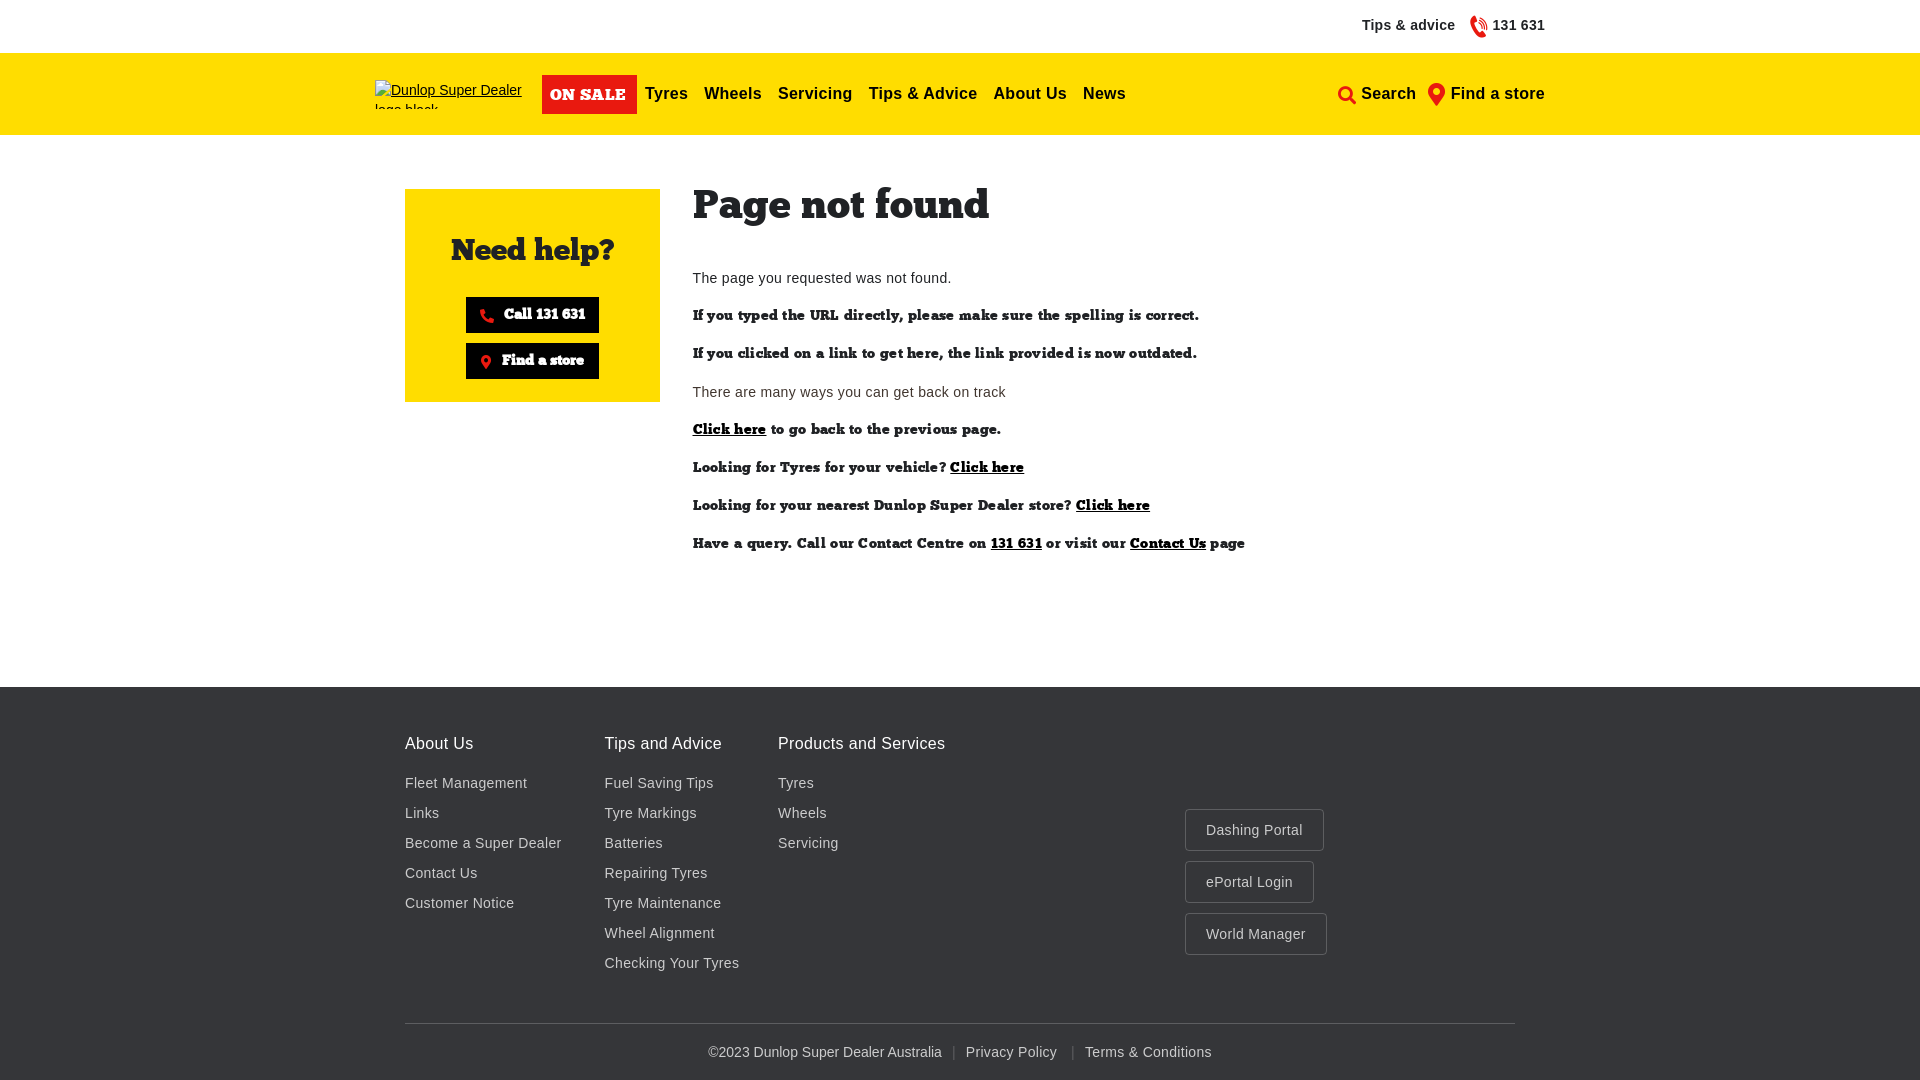 This screenshot has width=1920, height=1080. Describe the element at coordinates (1507, 26) in the screenshot. I see `'131 631'` at that location.